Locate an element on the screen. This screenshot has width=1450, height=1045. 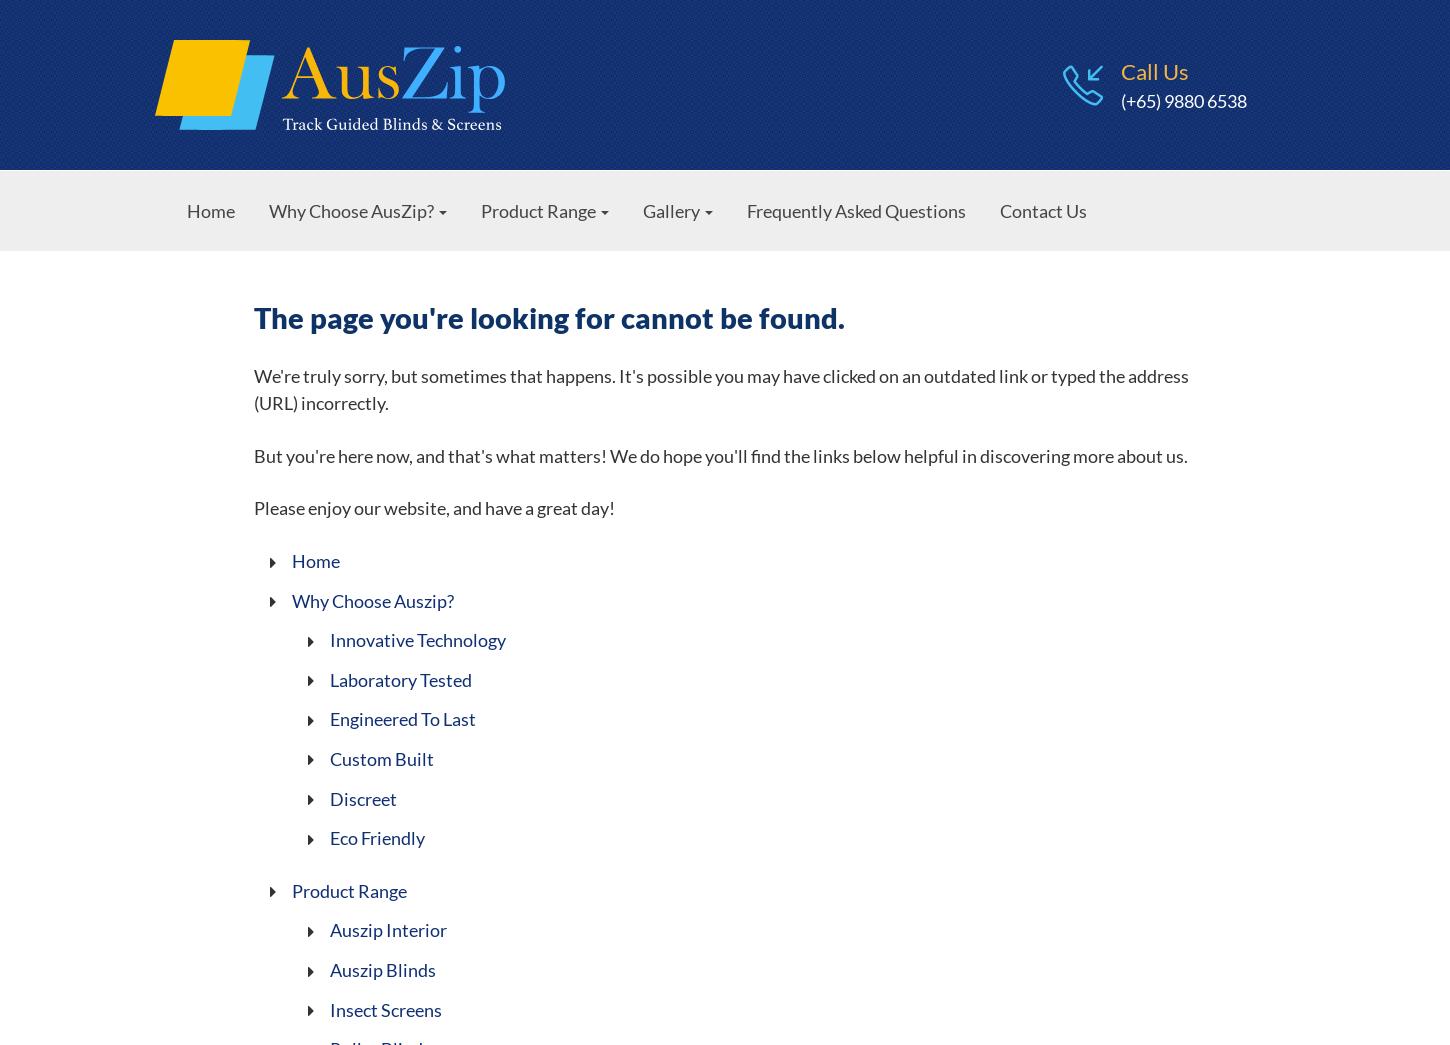
'Innovative Technology' is located at coordinates (416, 640).